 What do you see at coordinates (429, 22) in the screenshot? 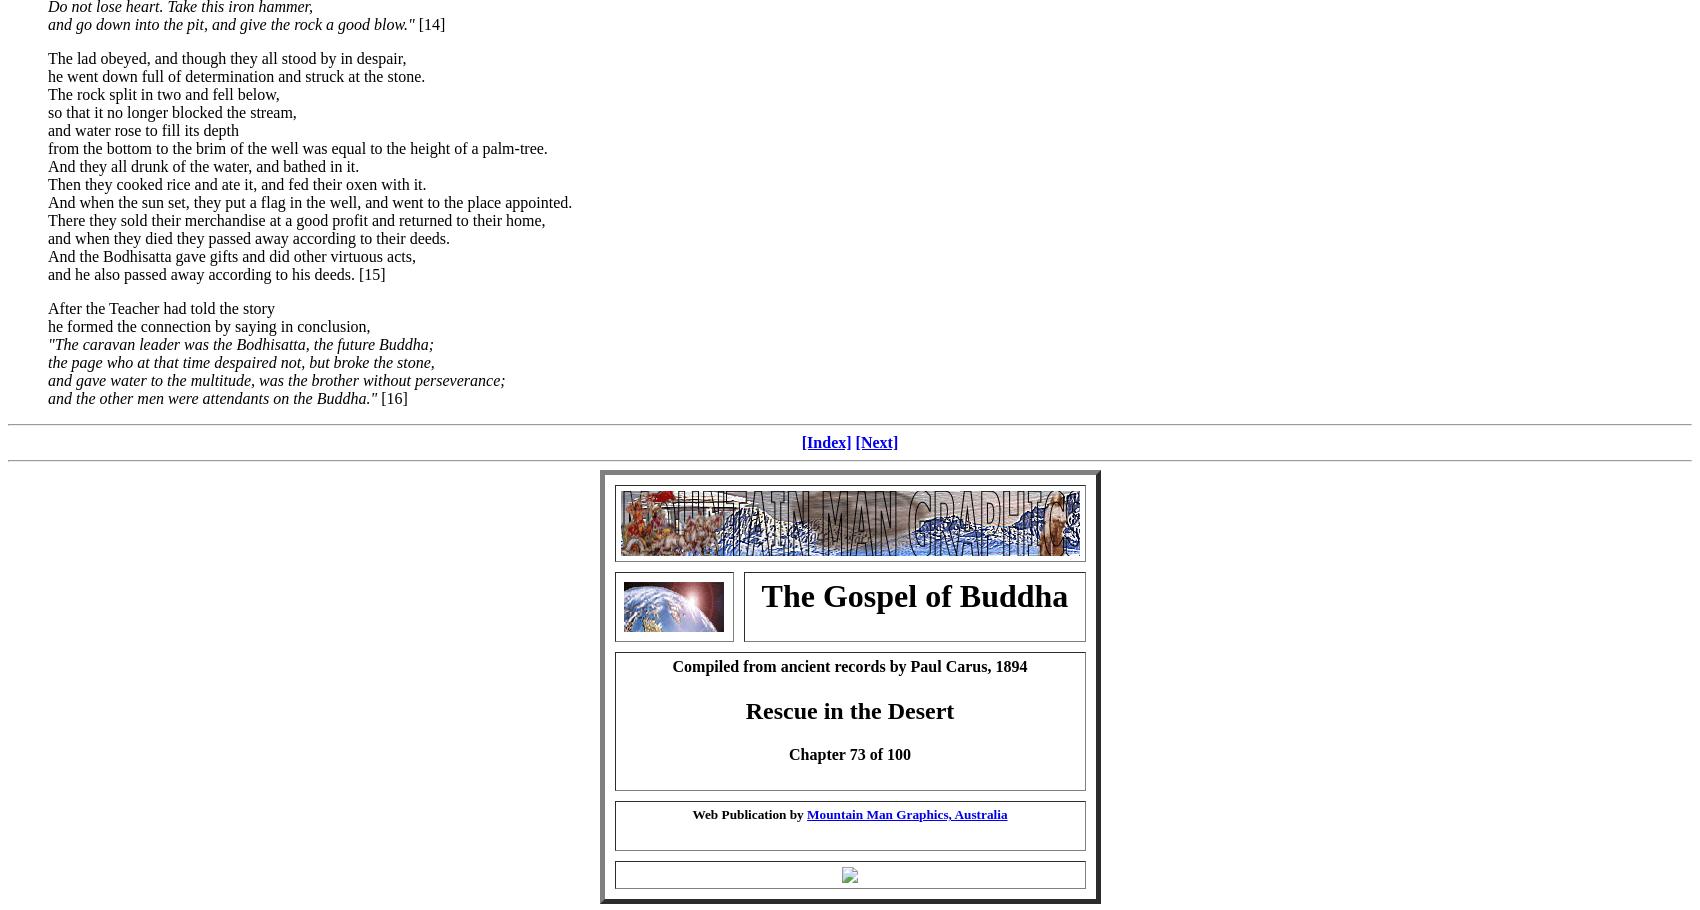
I see `'[14]'` at bounding box center [429, 22].